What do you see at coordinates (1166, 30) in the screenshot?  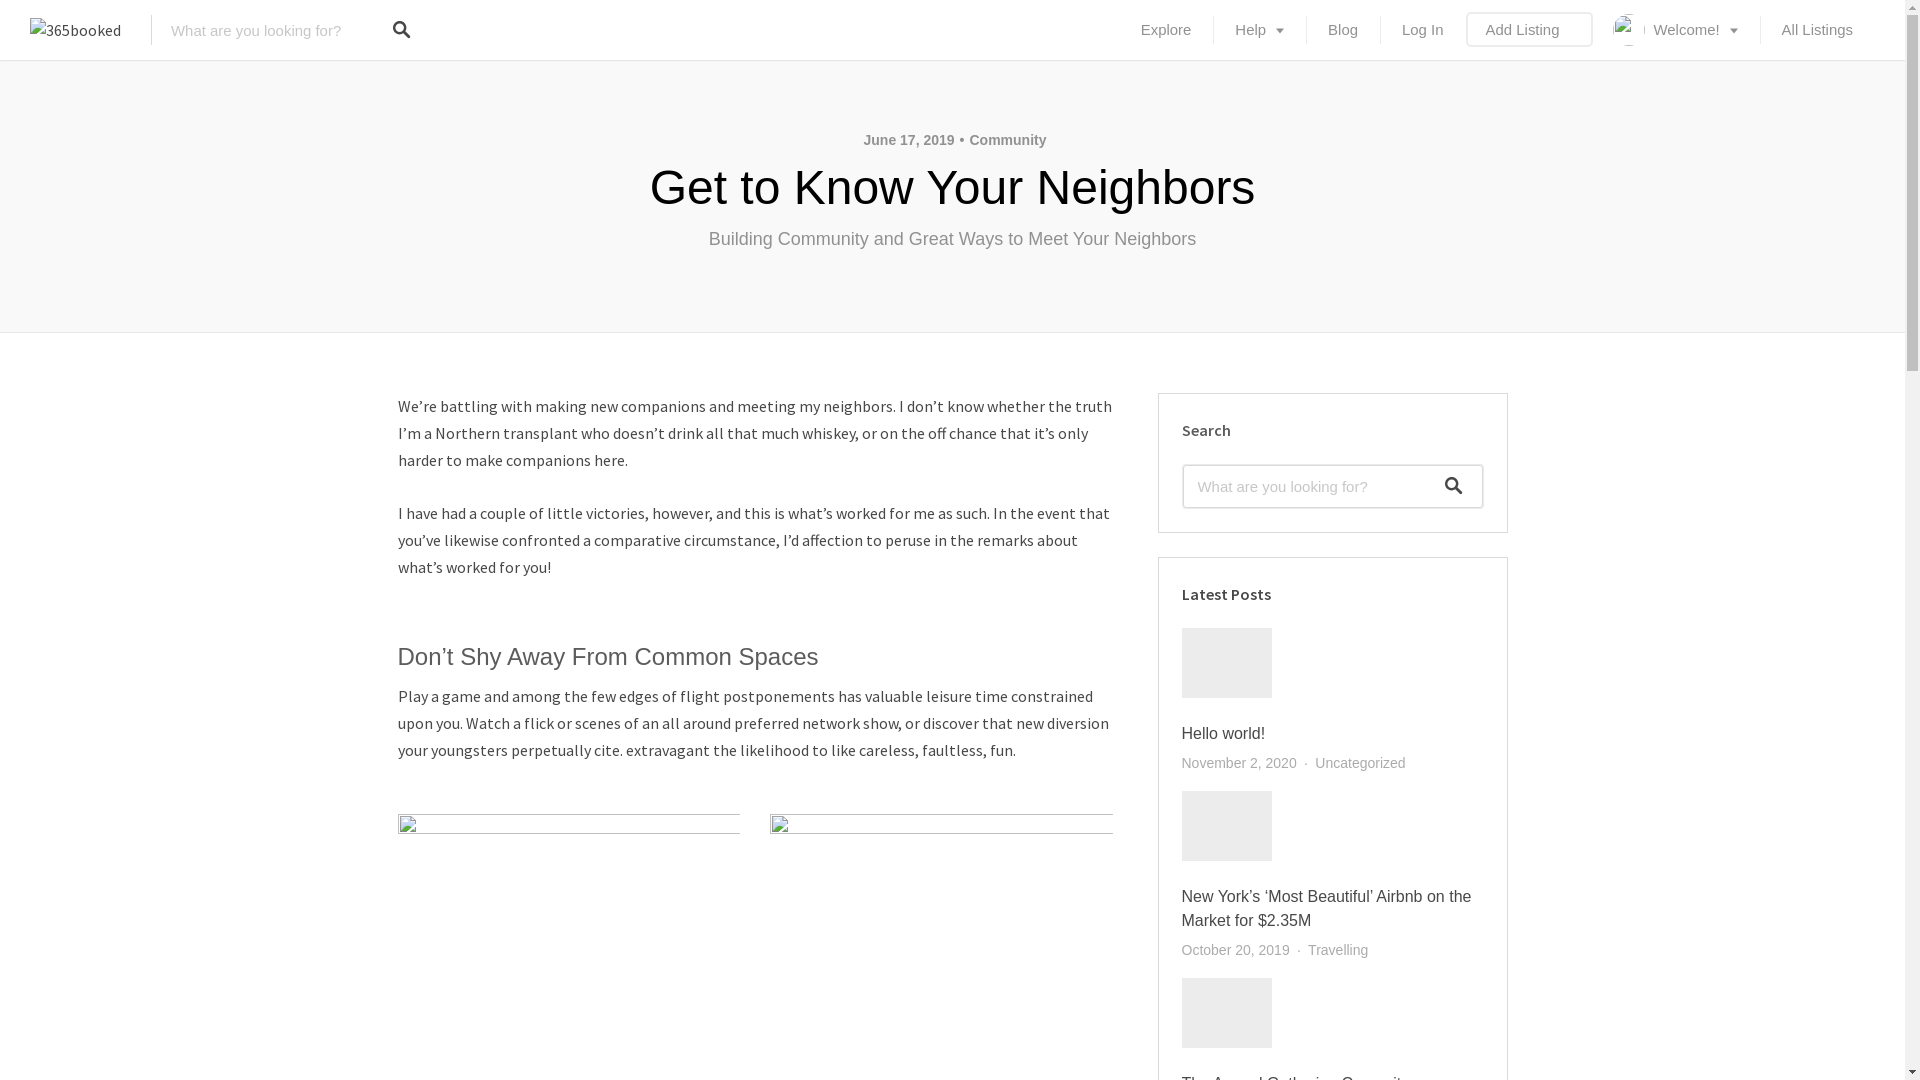 I see `'Explore'` at bounding box center [1166, 30].